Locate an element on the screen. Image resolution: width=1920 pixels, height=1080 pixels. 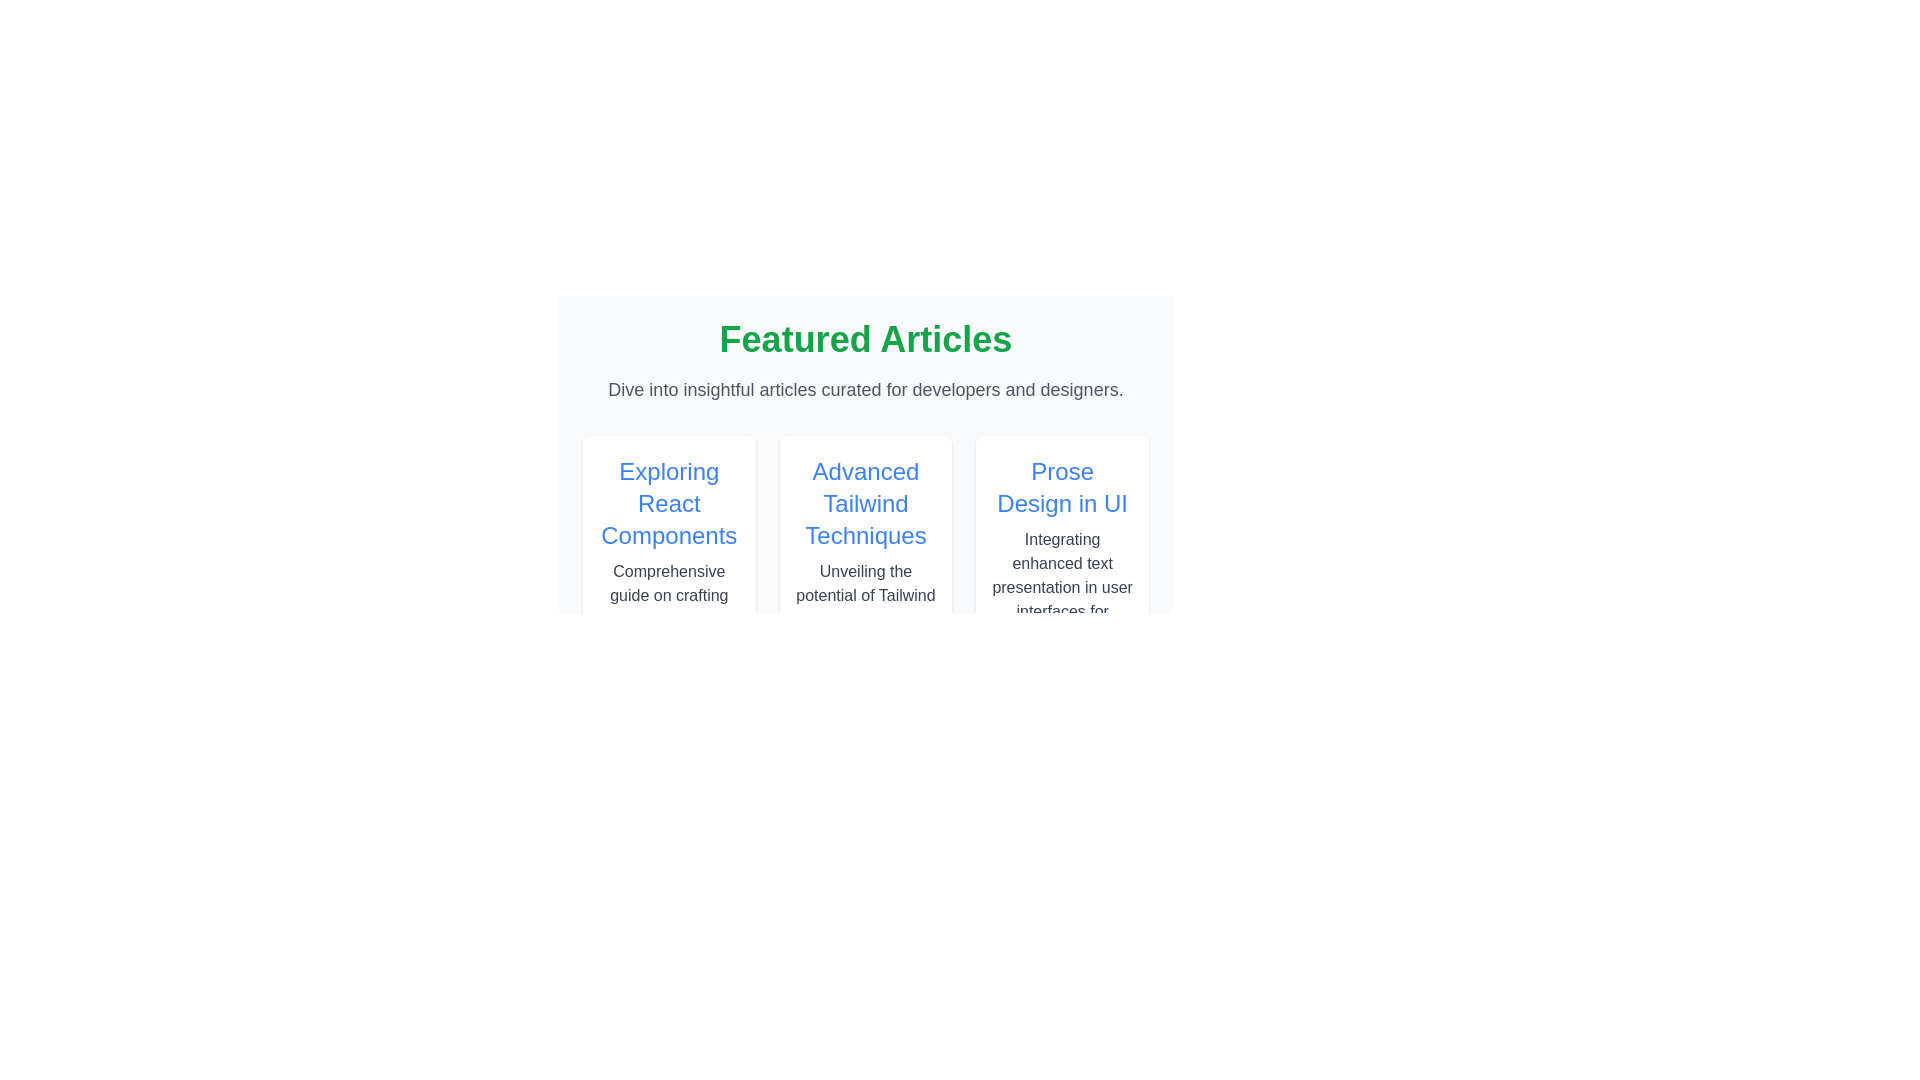
the first card in the horizontally arranged grid, which has a white background and a blue title text 'Exploring React Components' is located at coordinates (669, 603).